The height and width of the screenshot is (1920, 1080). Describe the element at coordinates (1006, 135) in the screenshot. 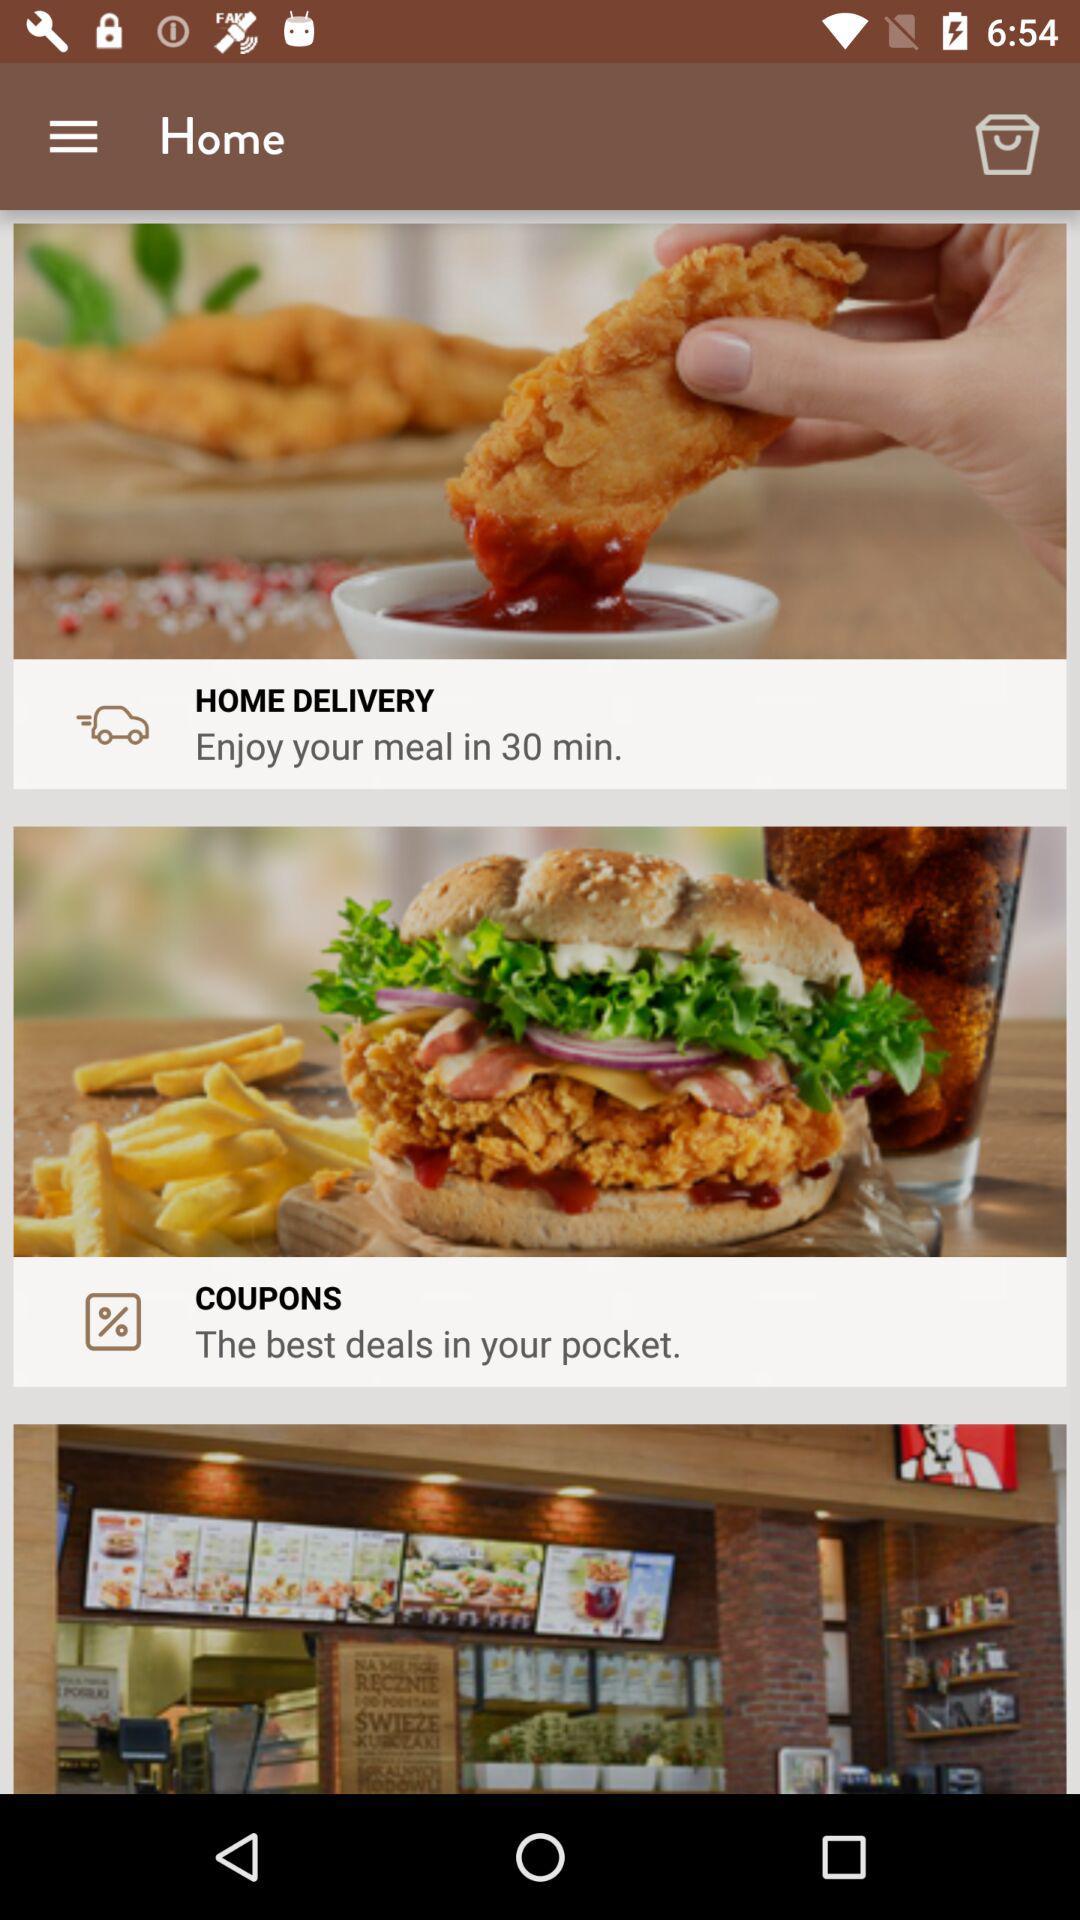

I see `item to the right of home` at that location.